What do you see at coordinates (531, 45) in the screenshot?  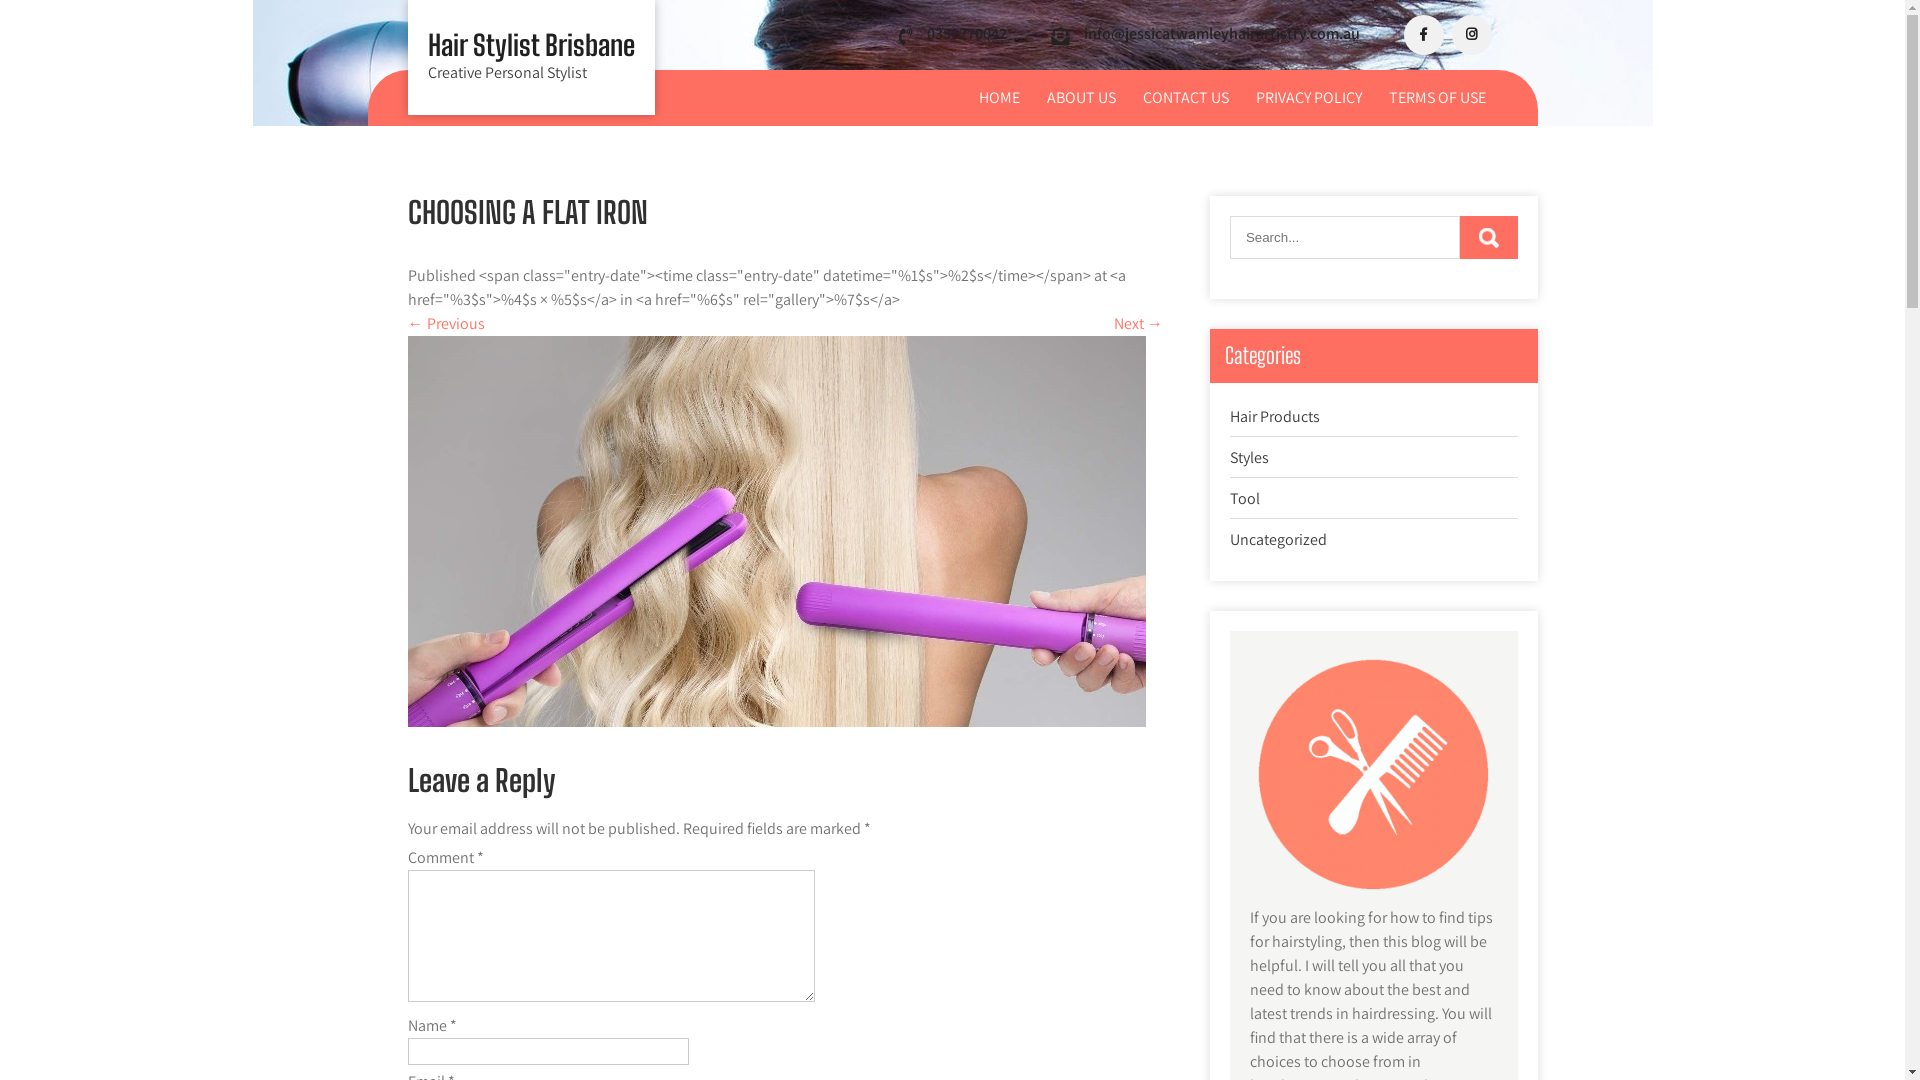 I see `'Hair Stylist Brisbane'` at bounding box center [531, 45].